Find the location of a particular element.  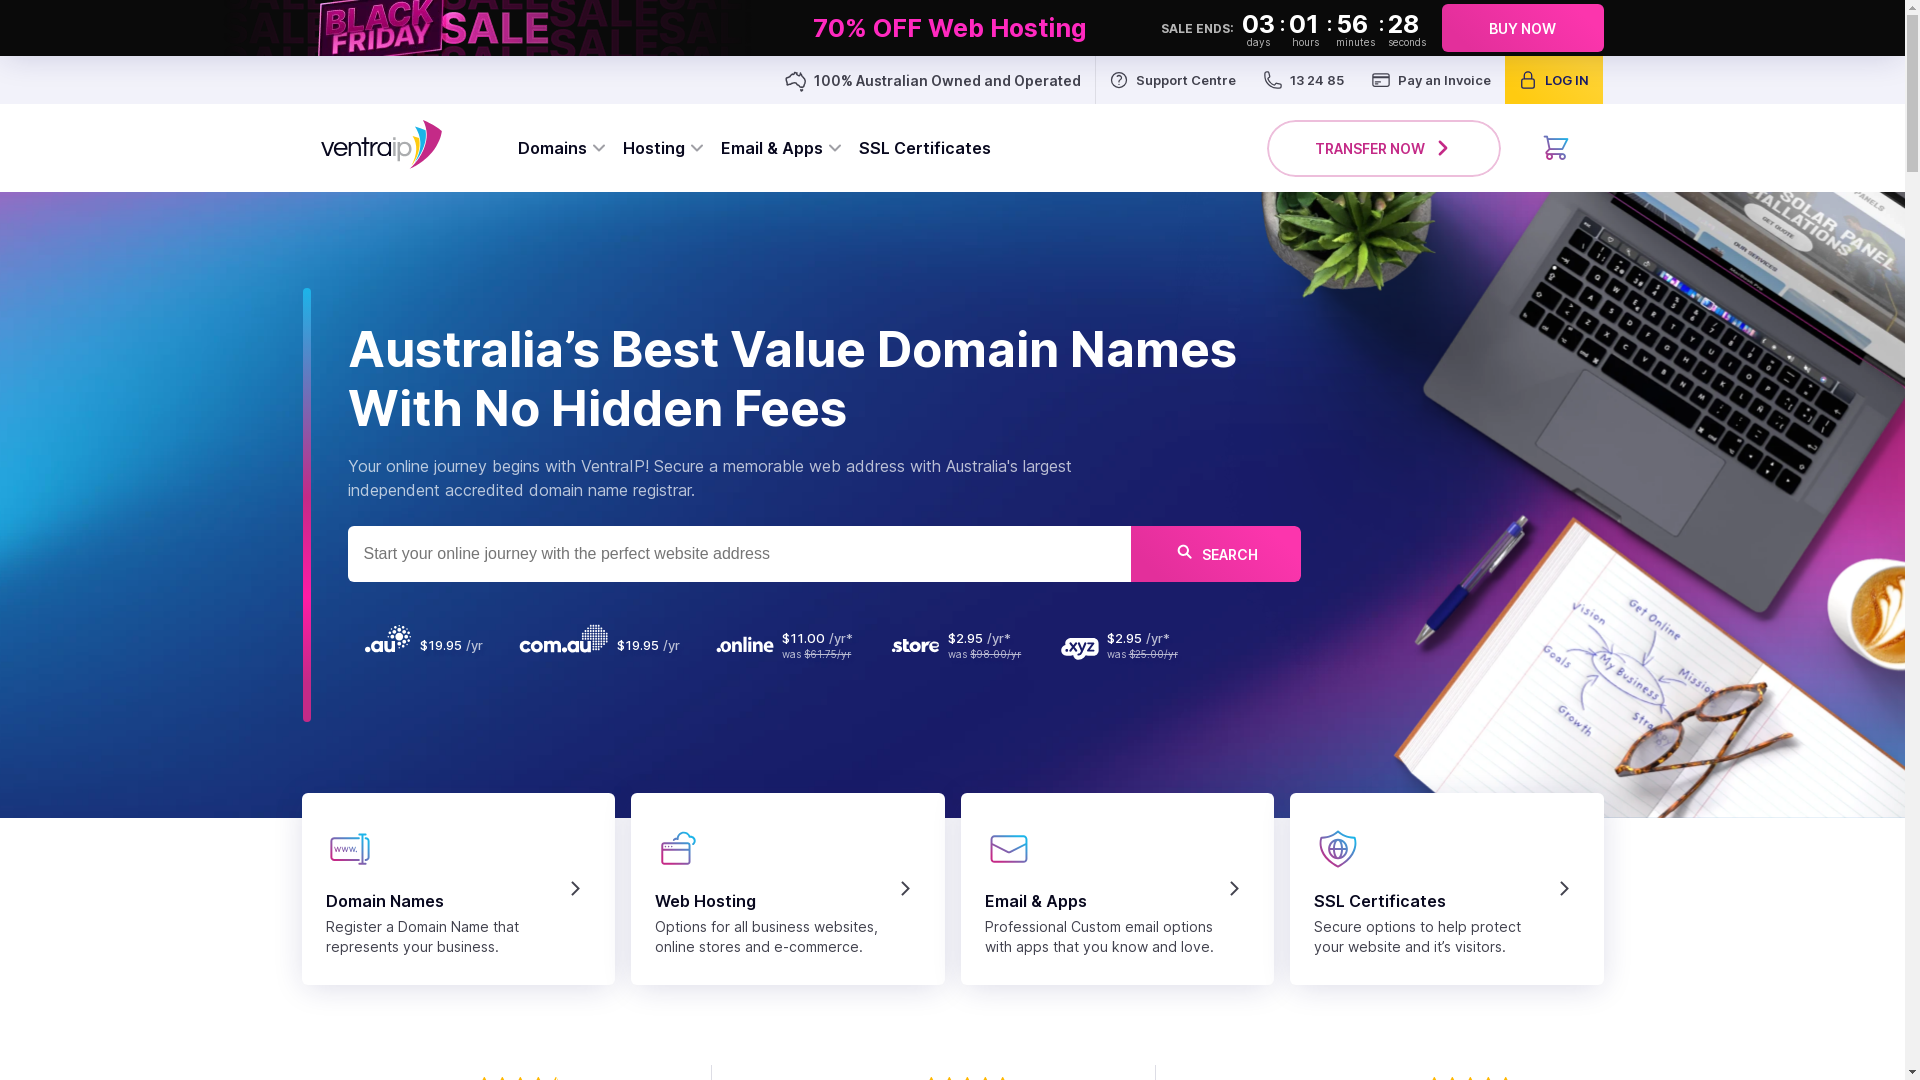

'TRANSFER NOW' is located at coordinates (1382, 147).